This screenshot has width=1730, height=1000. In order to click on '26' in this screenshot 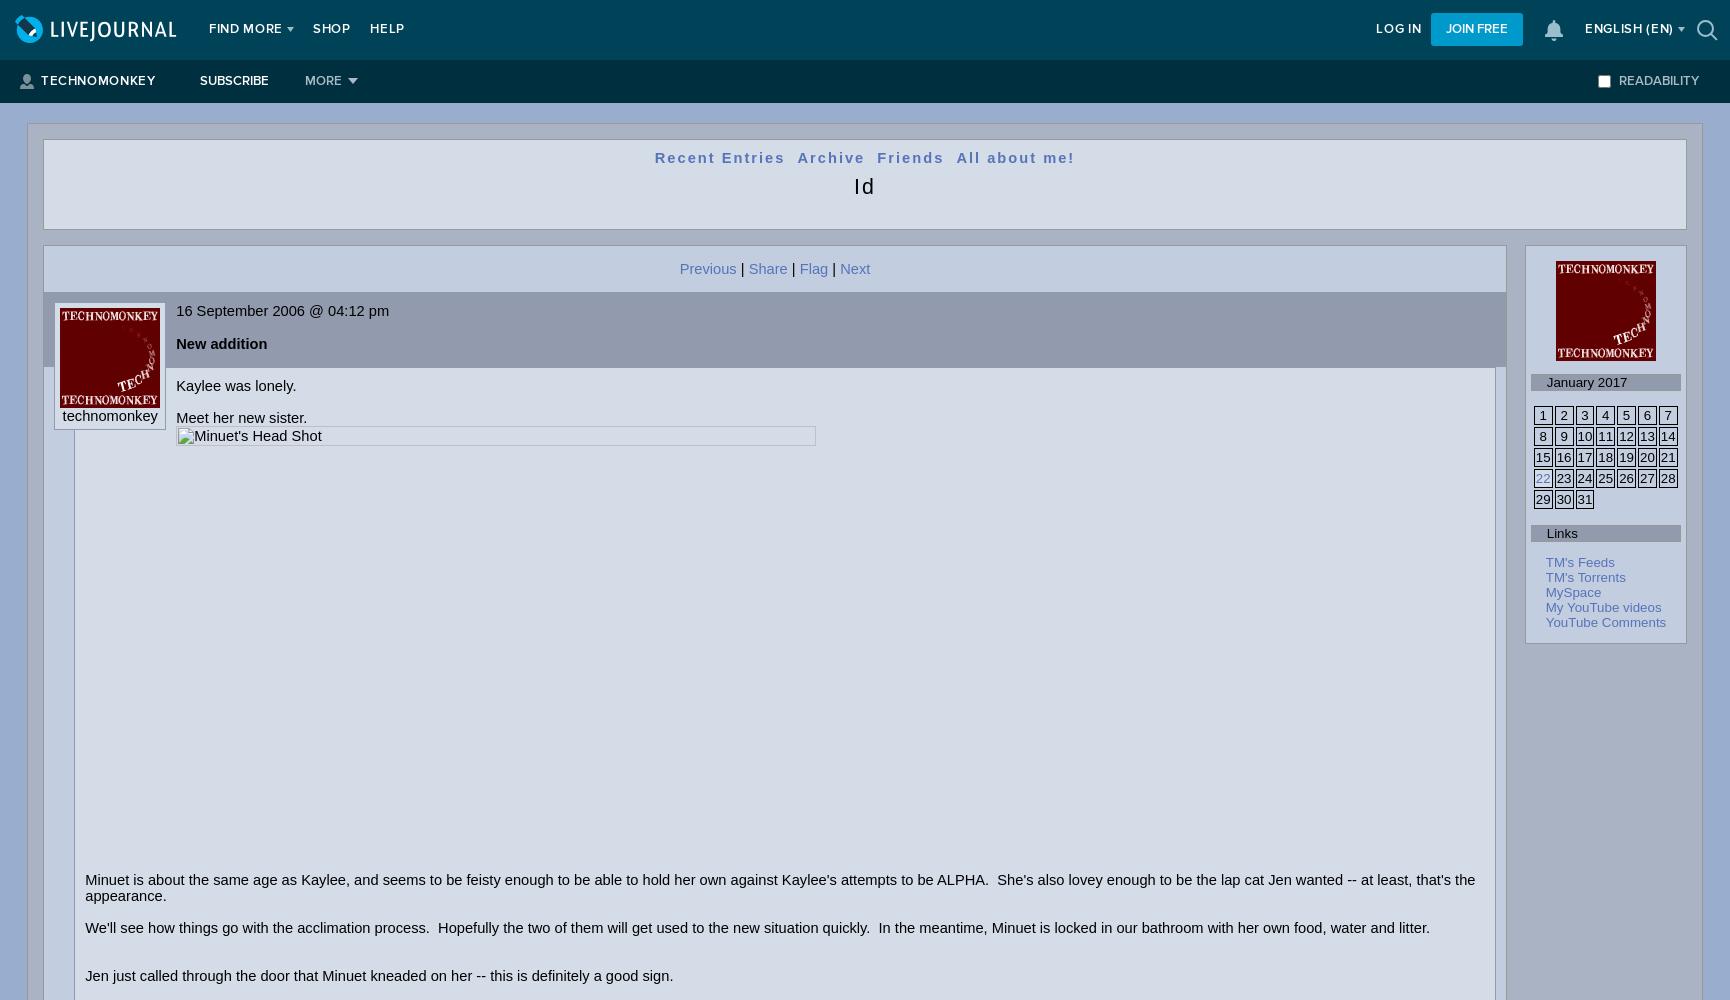, I will do `click(1625, 477)`.